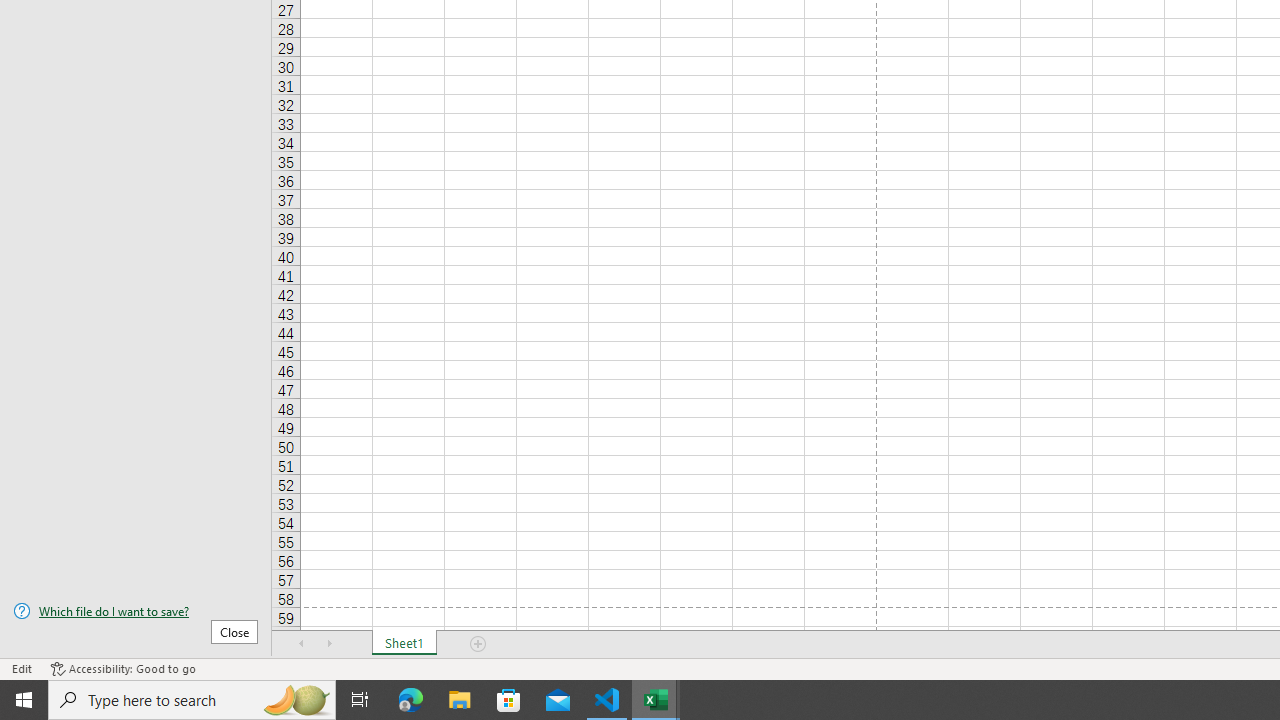  Describe the element at coordinates (330, 644) in the screenshot. I see `'Scroll Right'` at that location.